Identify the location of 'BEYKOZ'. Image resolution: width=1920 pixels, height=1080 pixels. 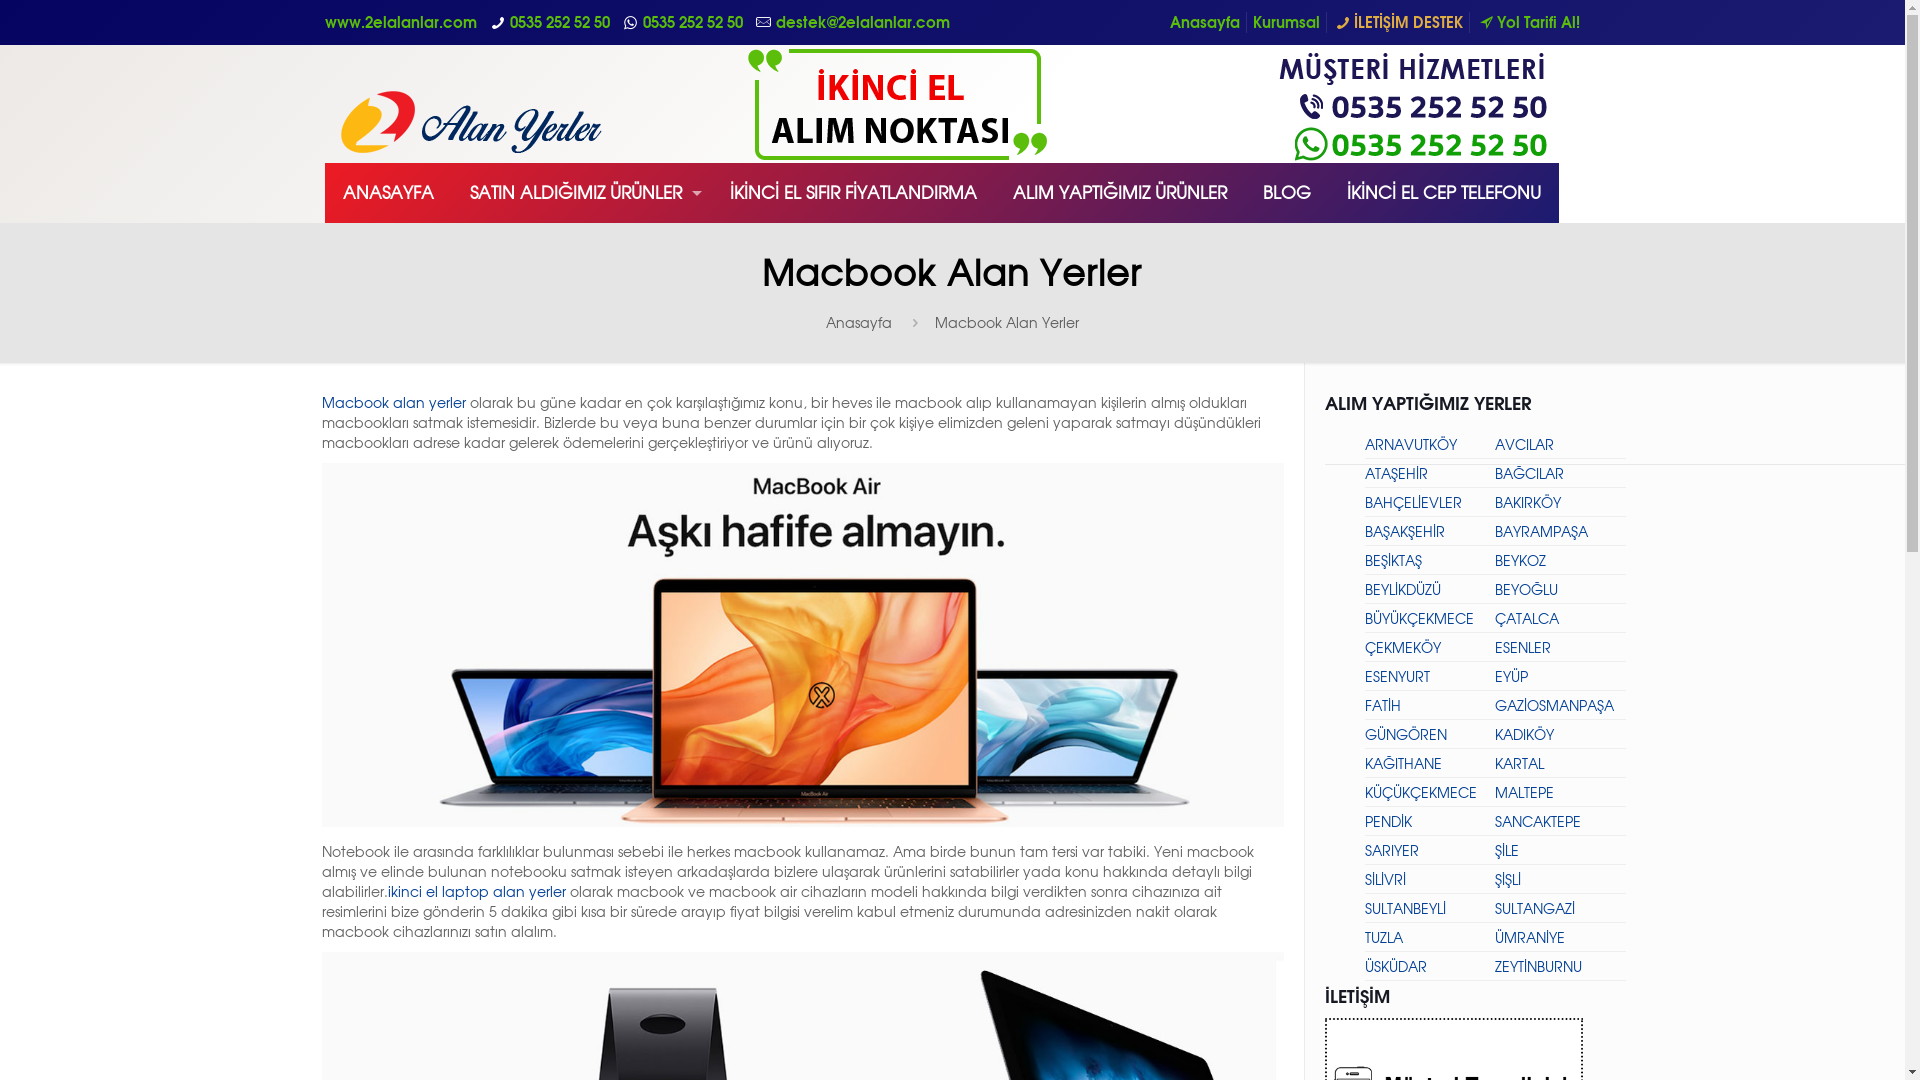
(1520, 560).